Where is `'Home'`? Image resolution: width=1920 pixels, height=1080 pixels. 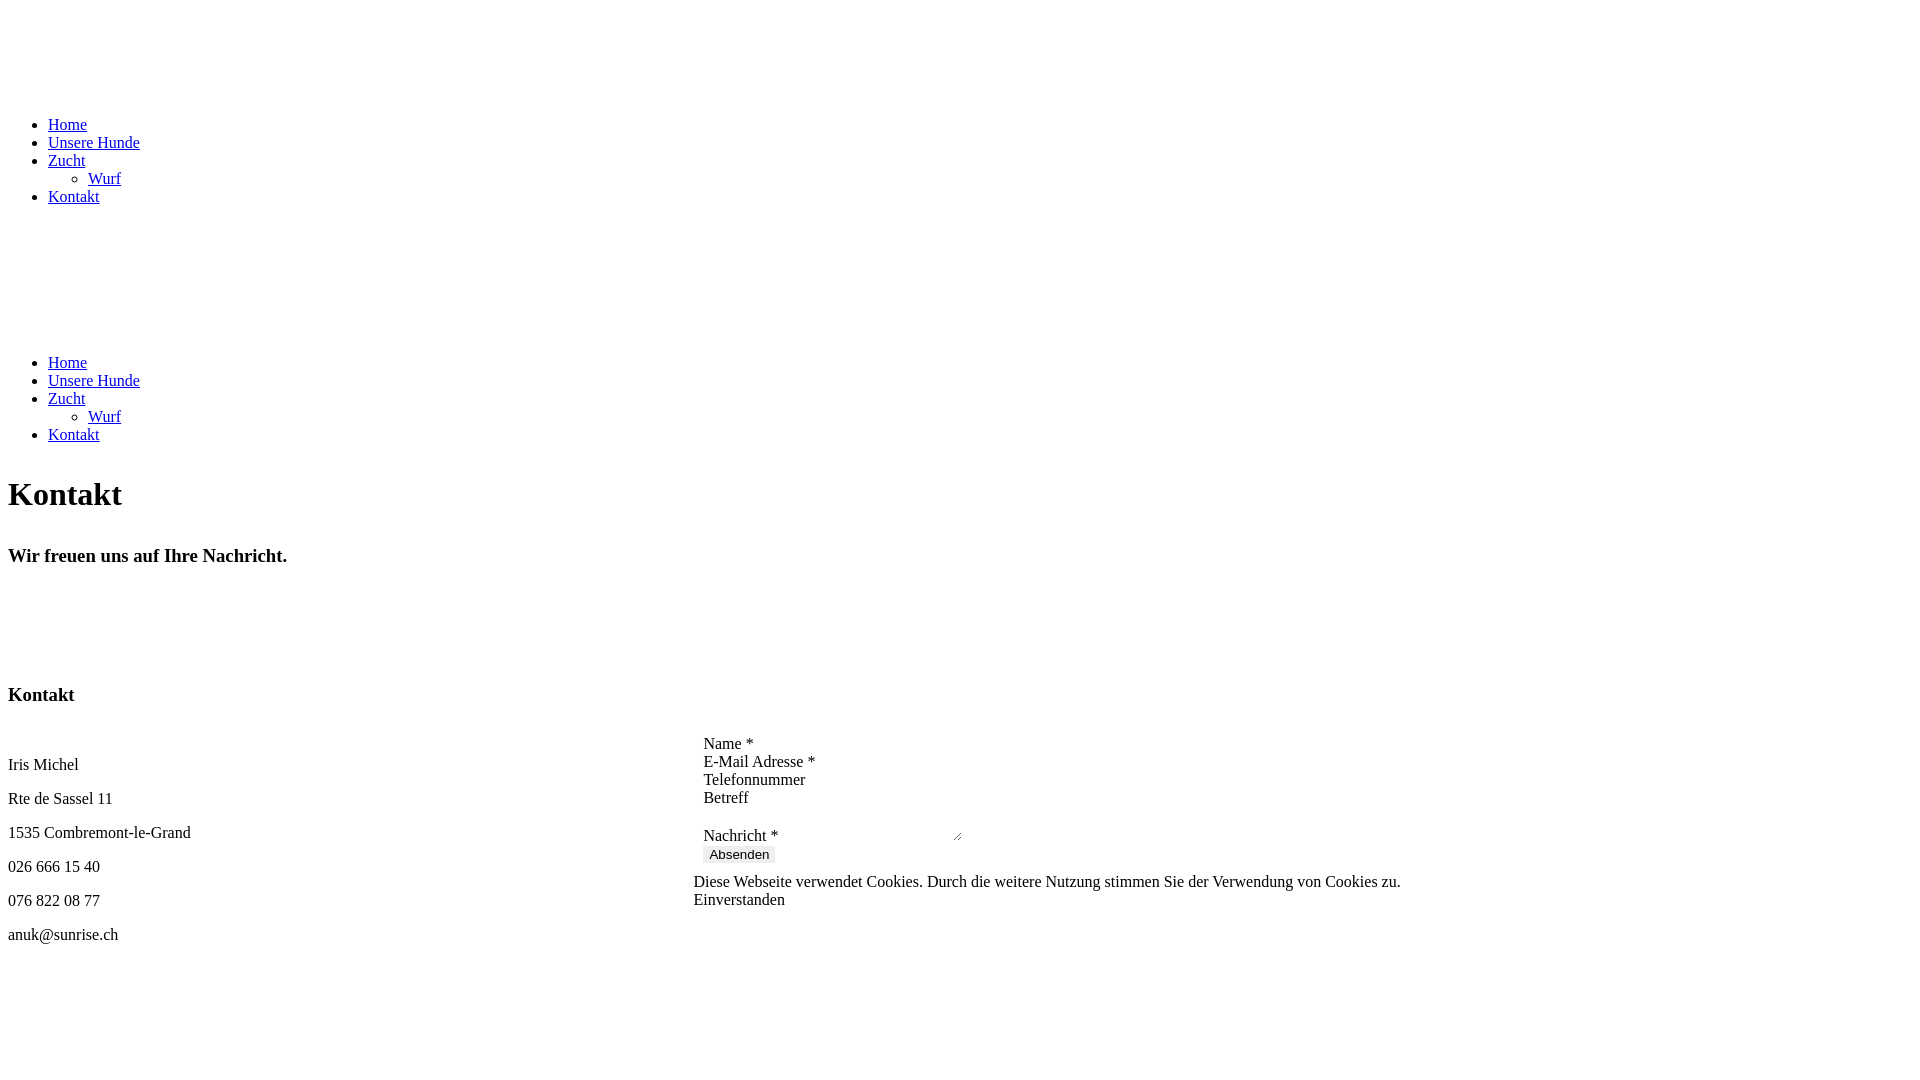
'Home' is located at coordinates (67, 124).